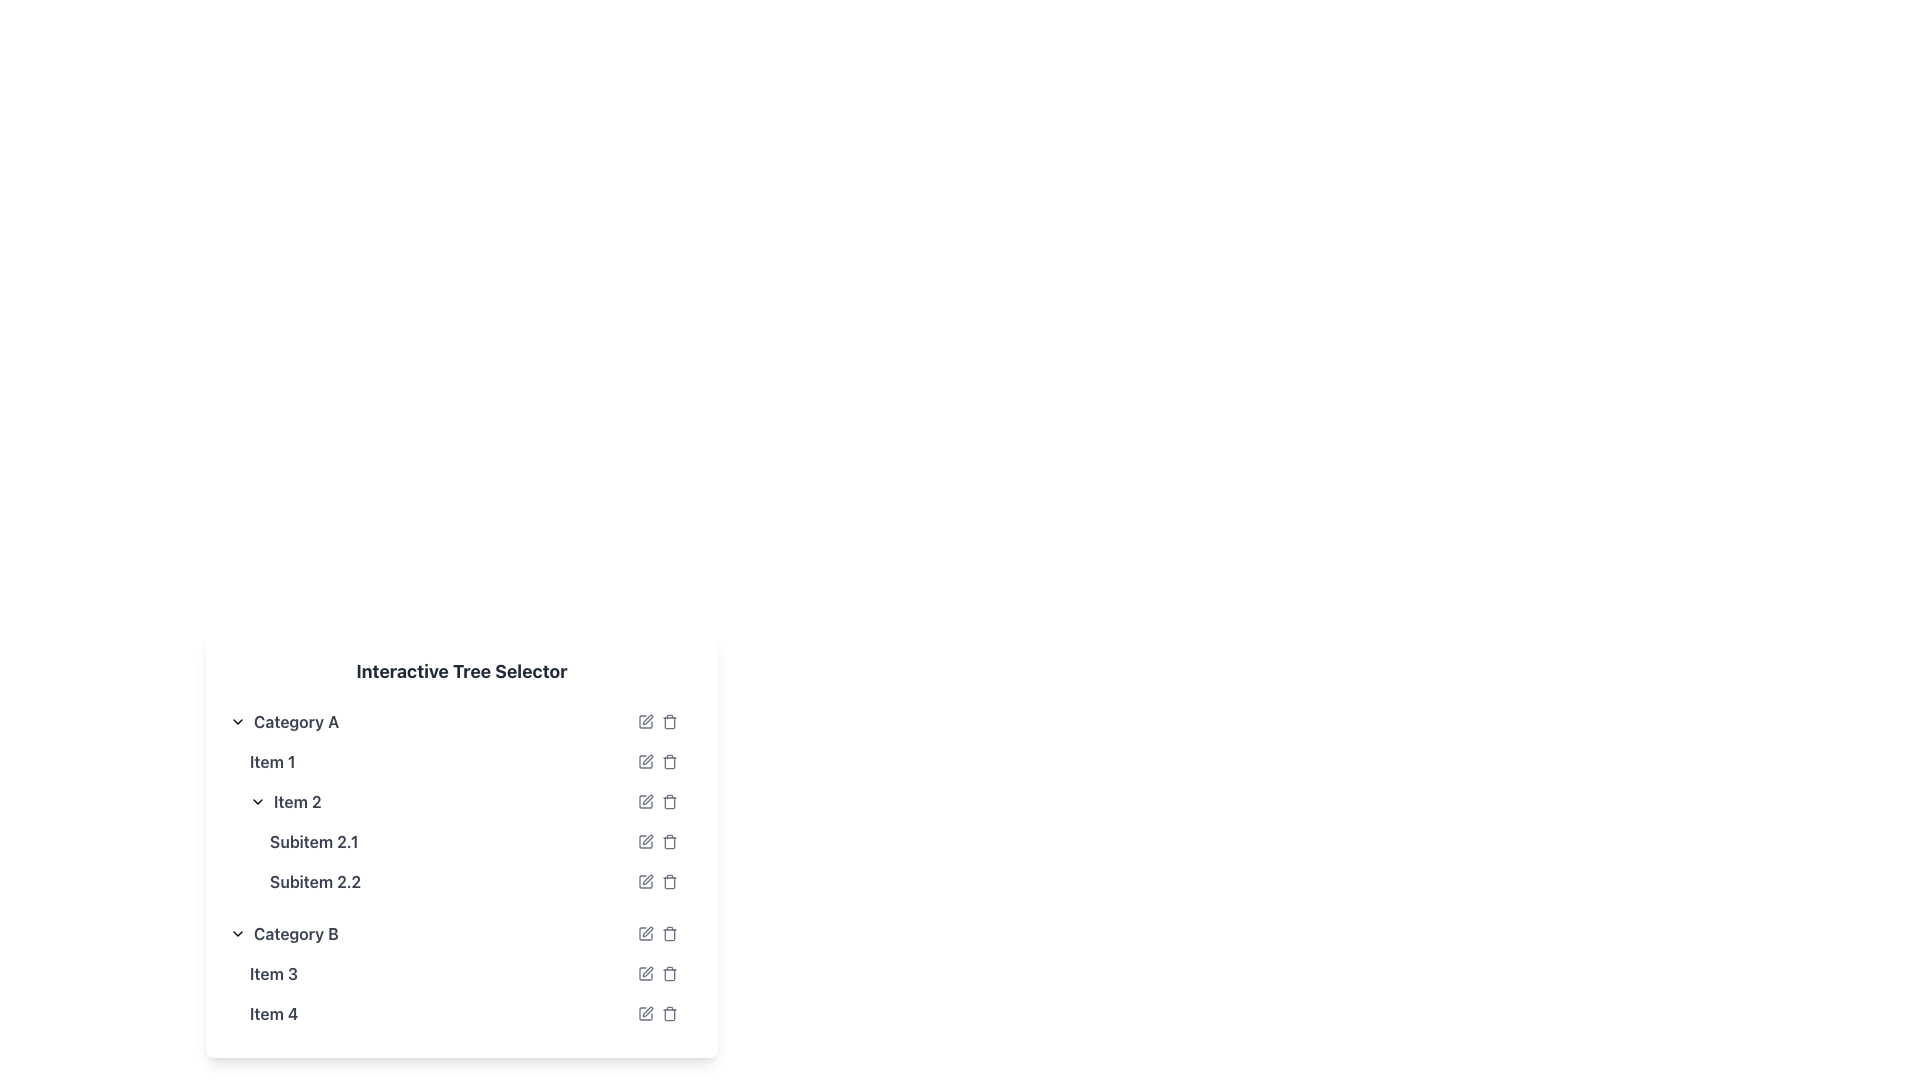  Describe the element at coordinates (283, 721) in the screenshot. I see `the Text Label with Icon located in the collapsible section header to interact with the section` at that location.